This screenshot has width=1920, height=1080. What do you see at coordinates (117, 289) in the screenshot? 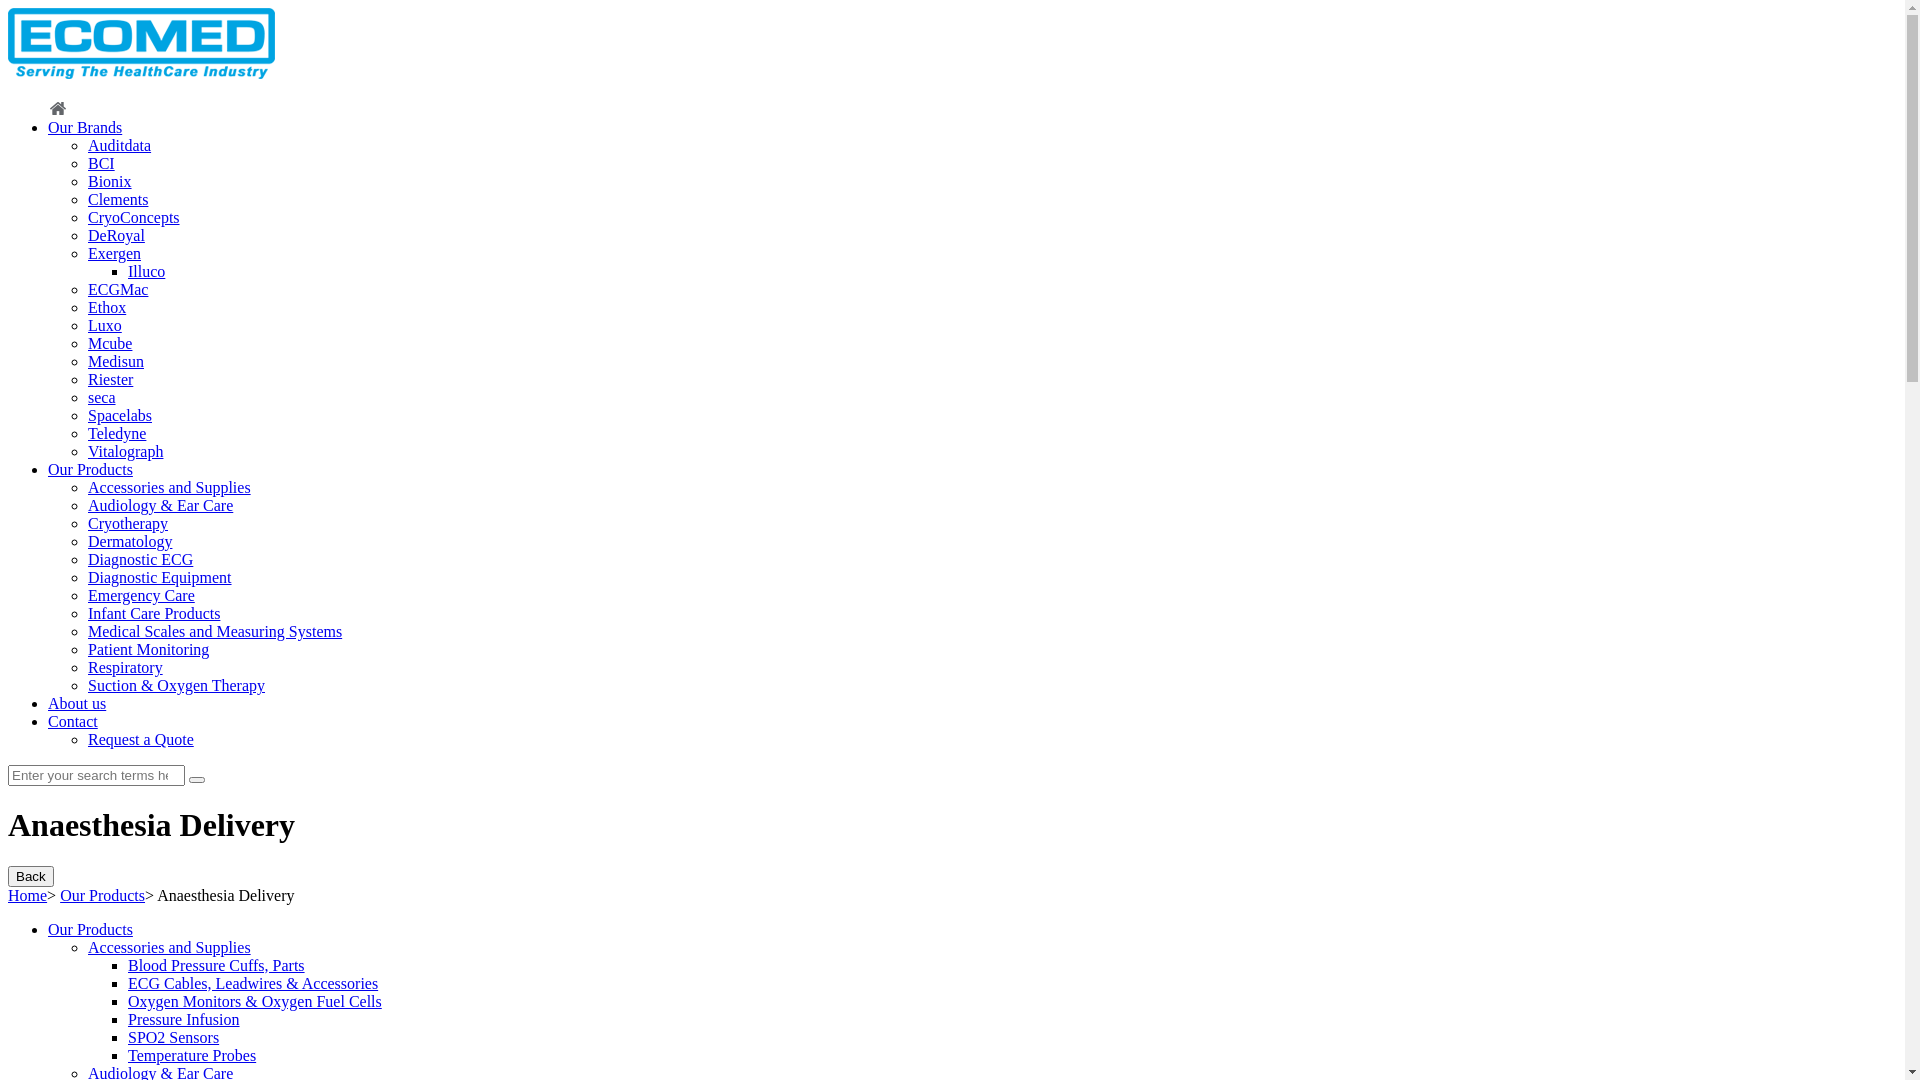
I see `'ECGMac'` at bounding box center [117, 289].